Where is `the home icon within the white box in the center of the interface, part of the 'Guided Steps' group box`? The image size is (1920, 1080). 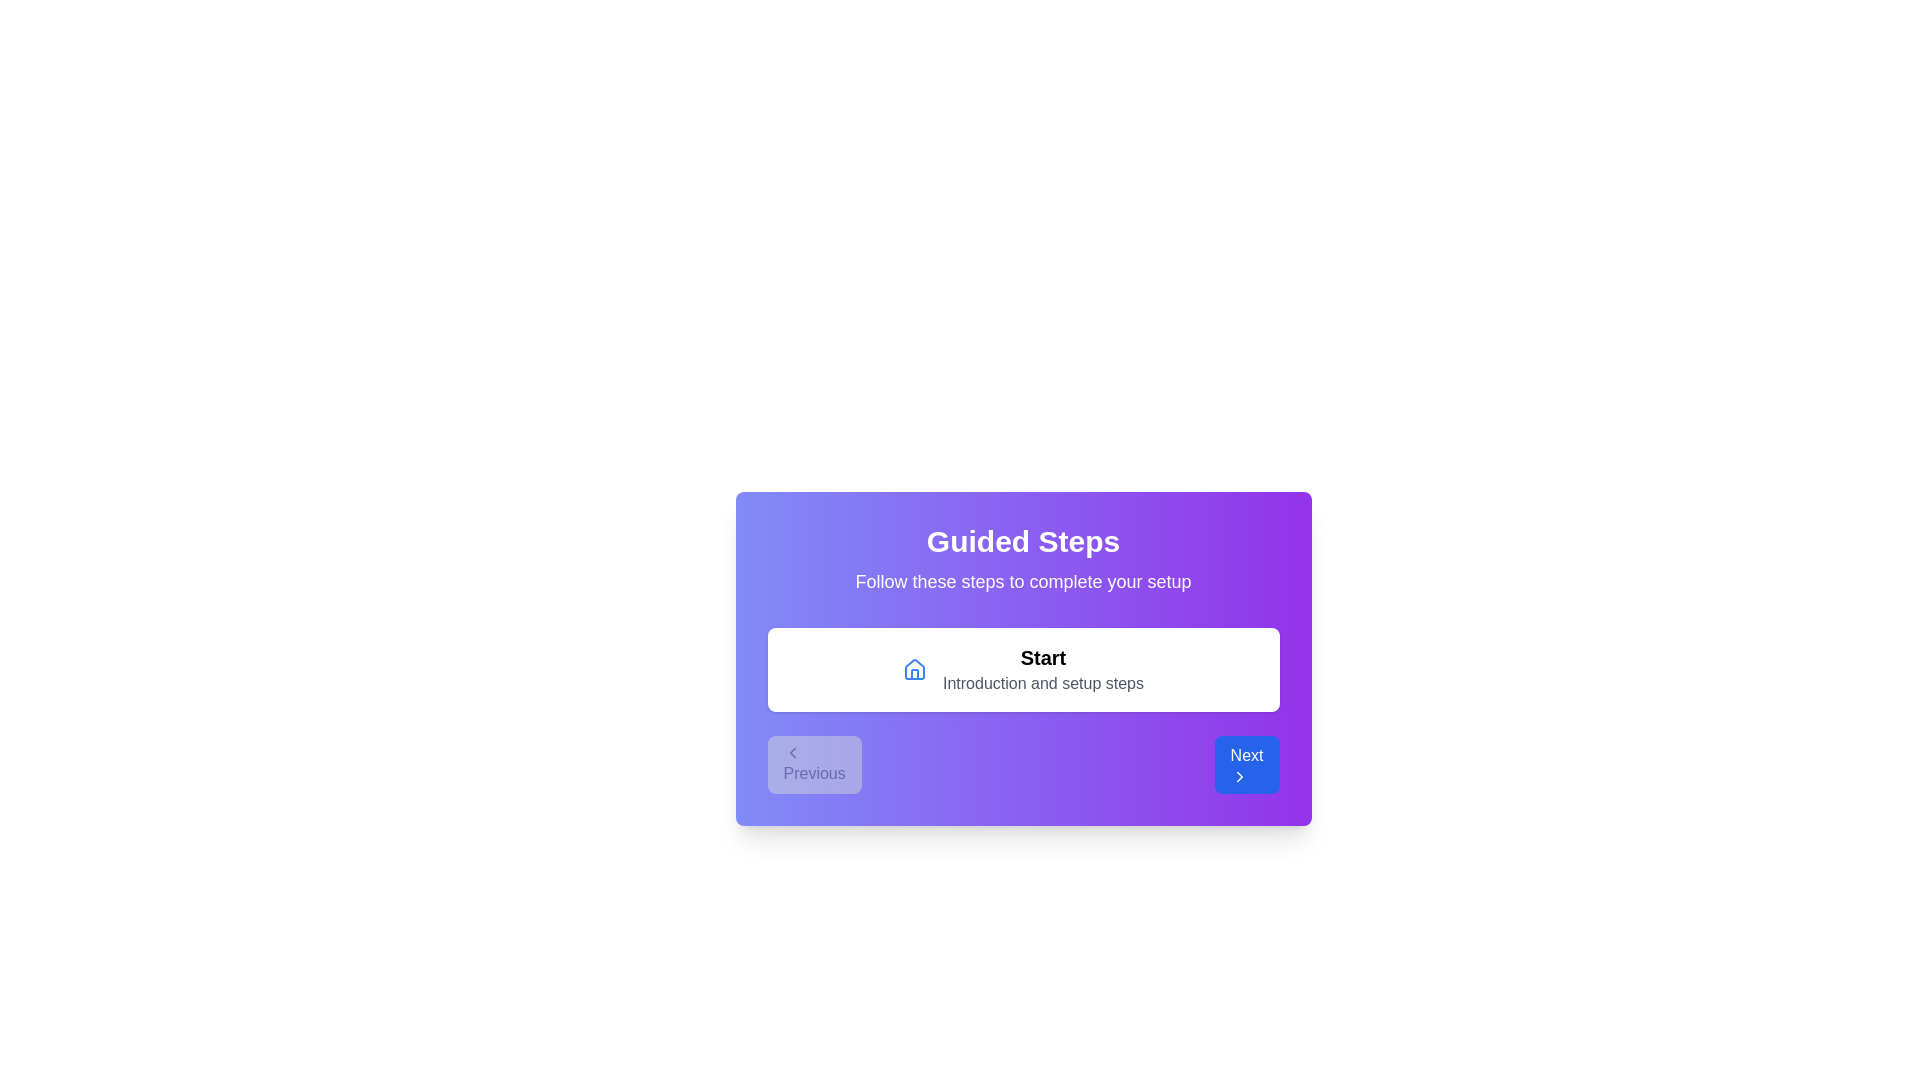
the home icon within the white box in the center of the interface, part of the 'Guided Steps' group box is located at coordinates (914, 670).